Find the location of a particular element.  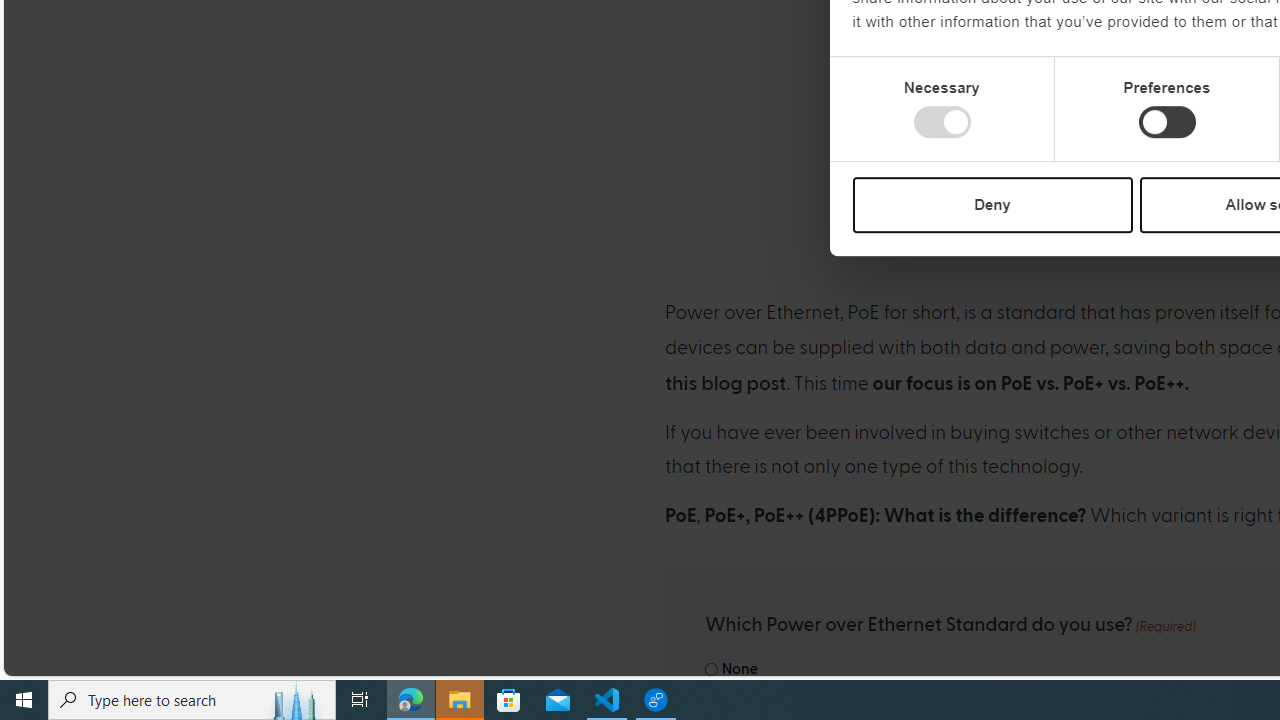

'Preferences' is located at coordinates (1166, 122).